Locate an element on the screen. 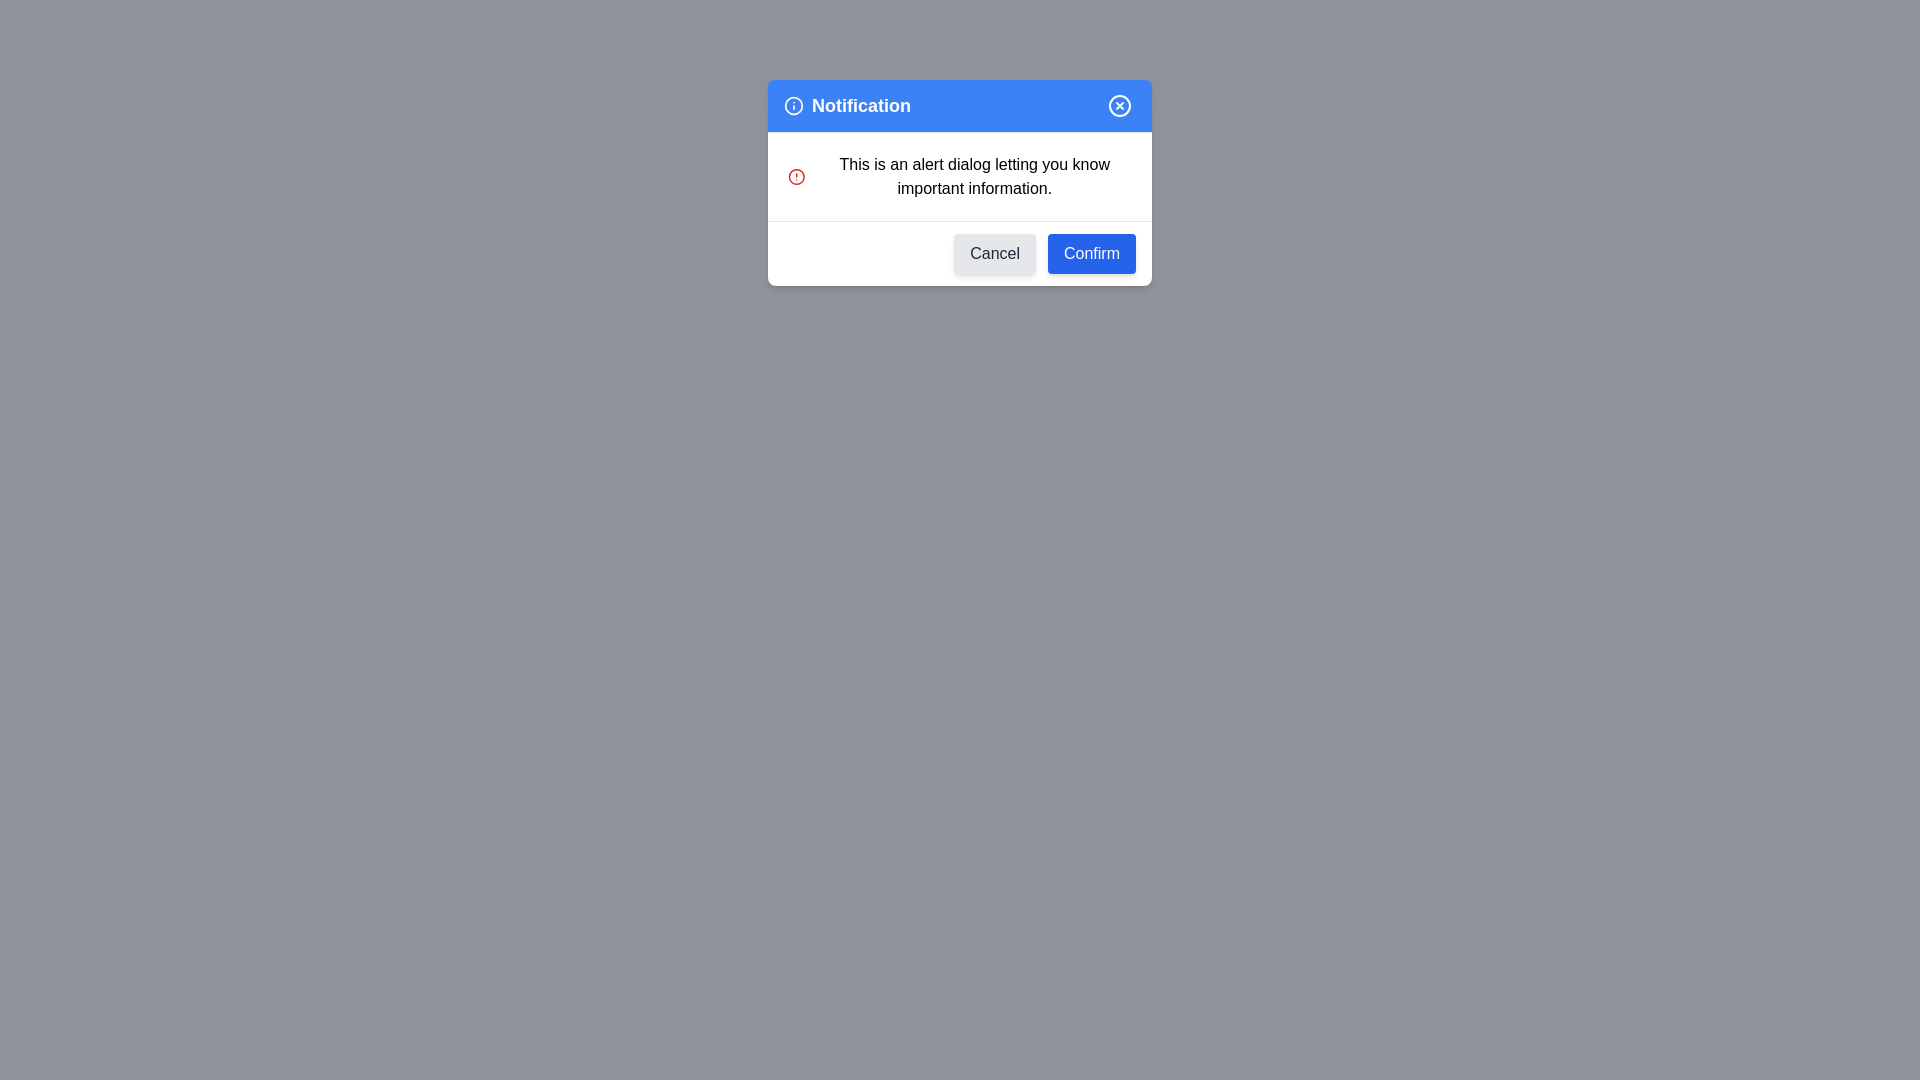 The height and width of the screenshot is (1080, 1920). the cancel button located at the bottom right corner of the dialog box, positioned to the left of the 'Confirm' button is located at coordinates (995, 253).